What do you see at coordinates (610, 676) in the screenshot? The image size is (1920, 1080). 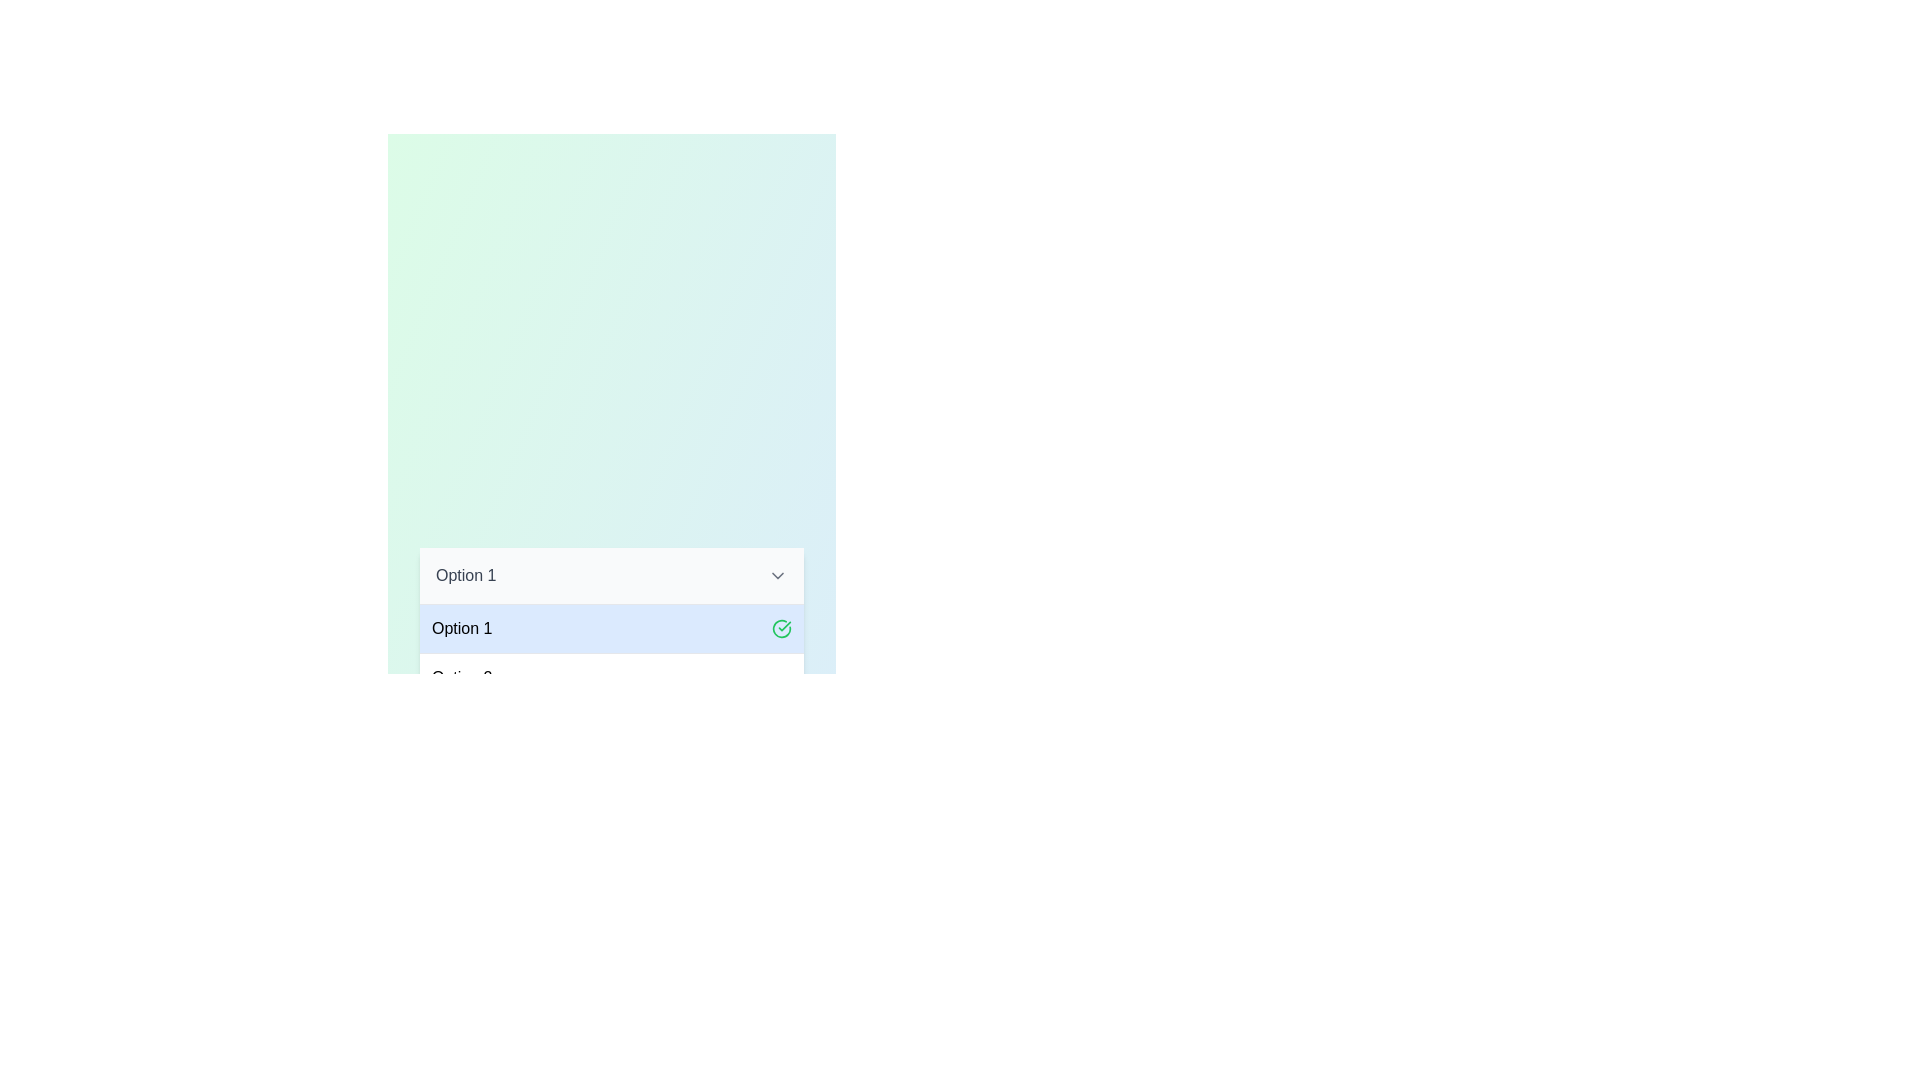 I see `the dropdown option Option 2` at bounding box center [610, 676].